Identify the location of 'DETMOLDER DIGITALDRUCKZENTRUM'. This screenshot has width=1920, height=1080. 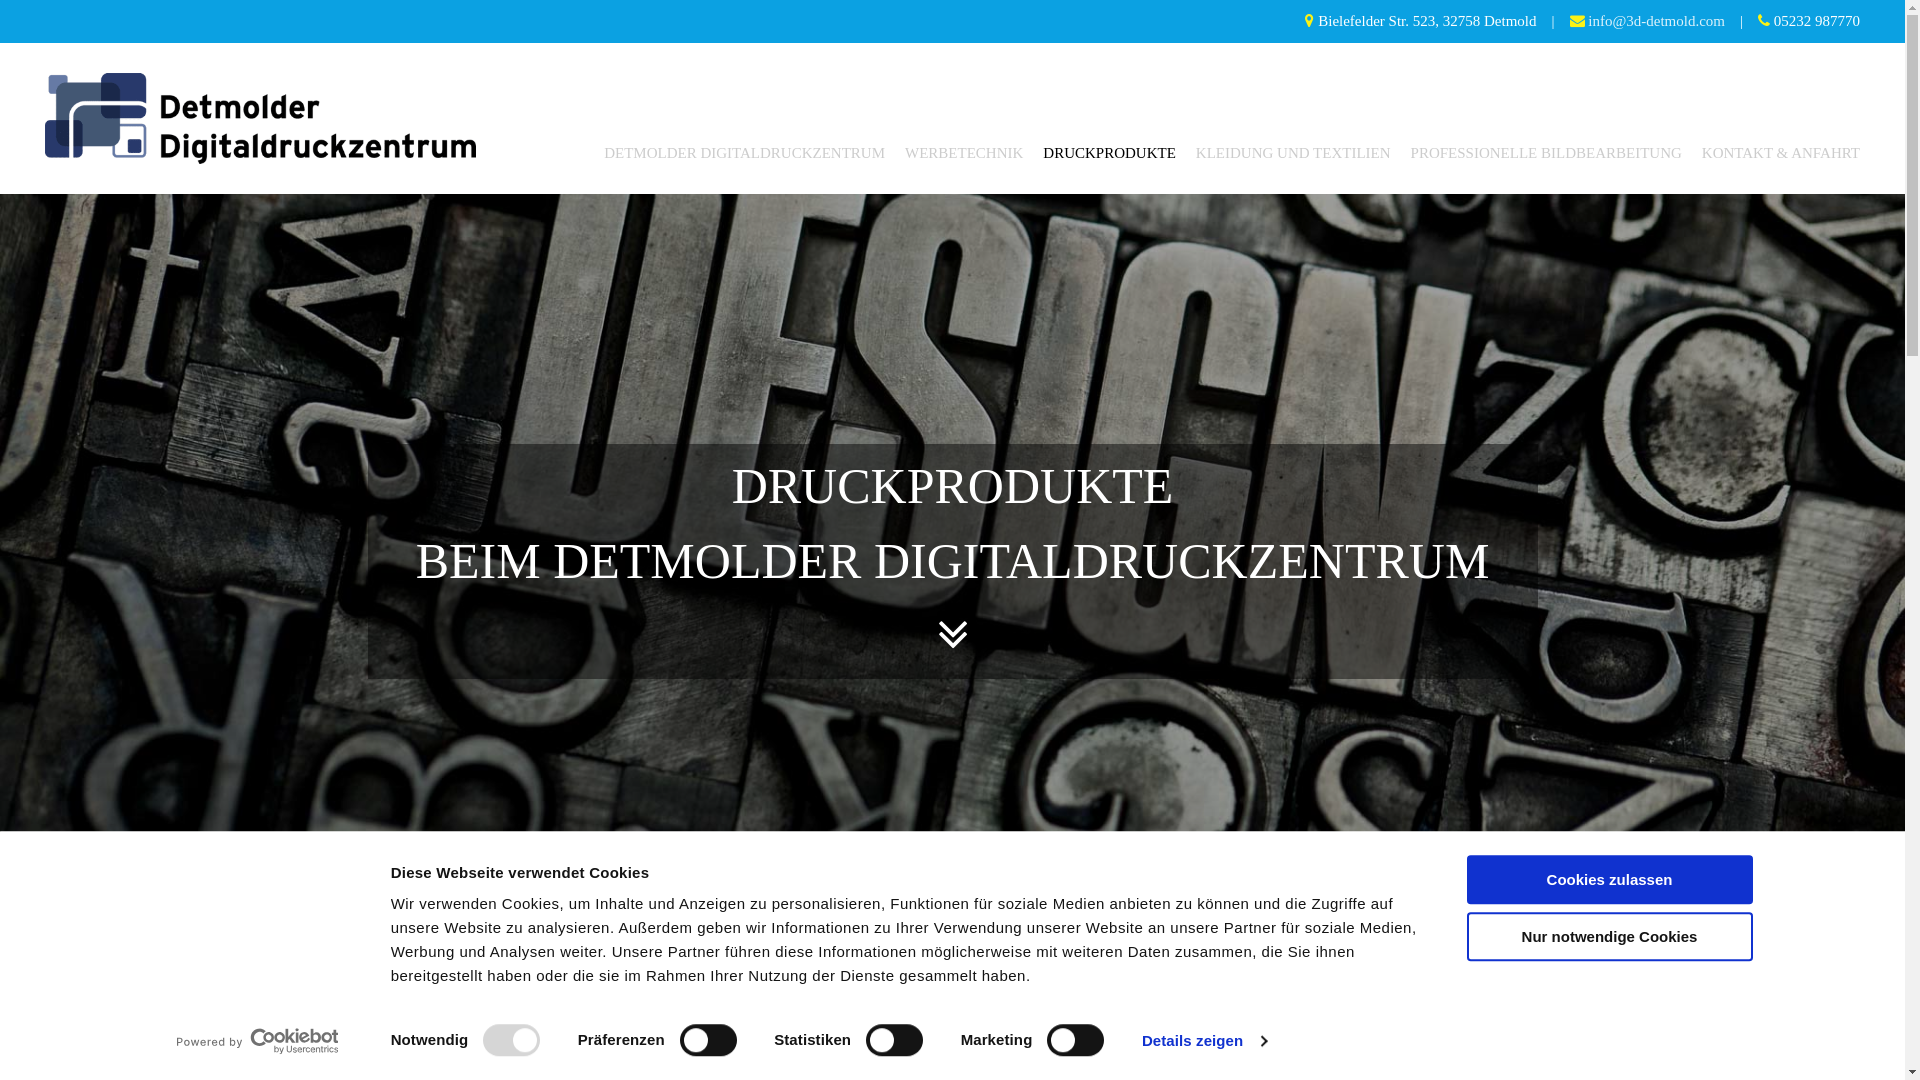
(733, 153).